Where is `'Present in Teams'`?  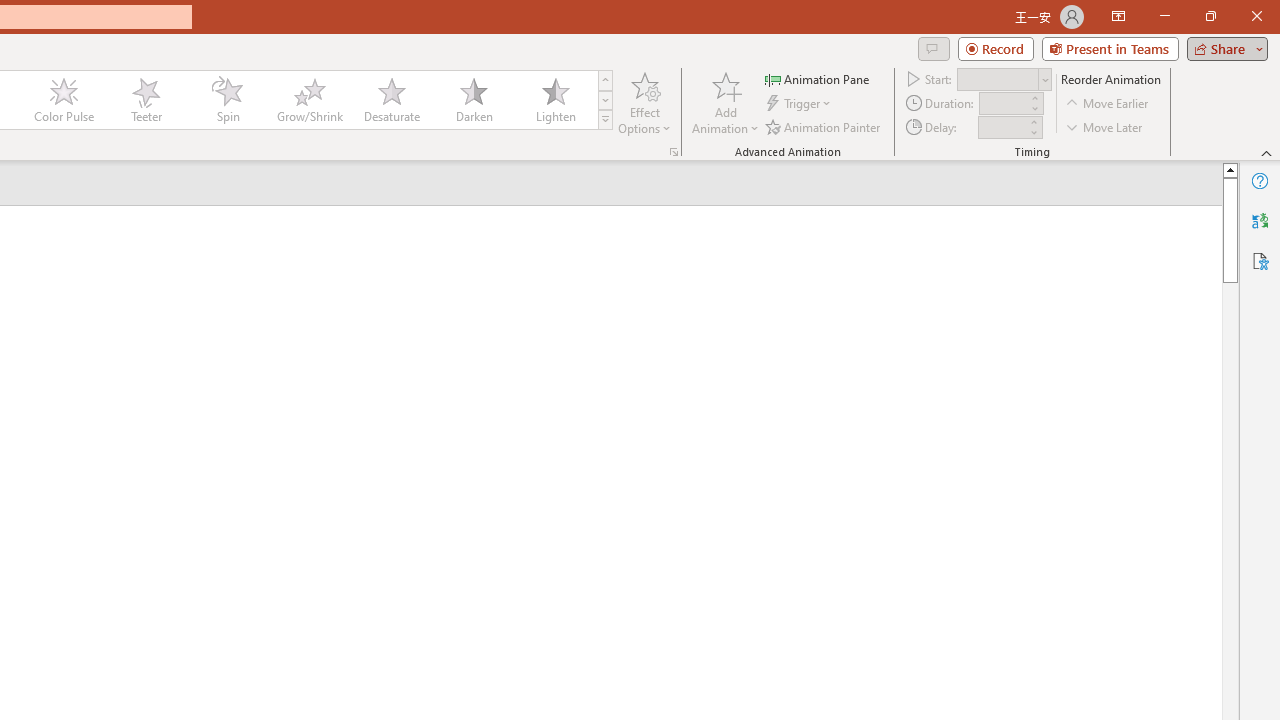
'Present in Teams' is located at coordinates (1109, 47).